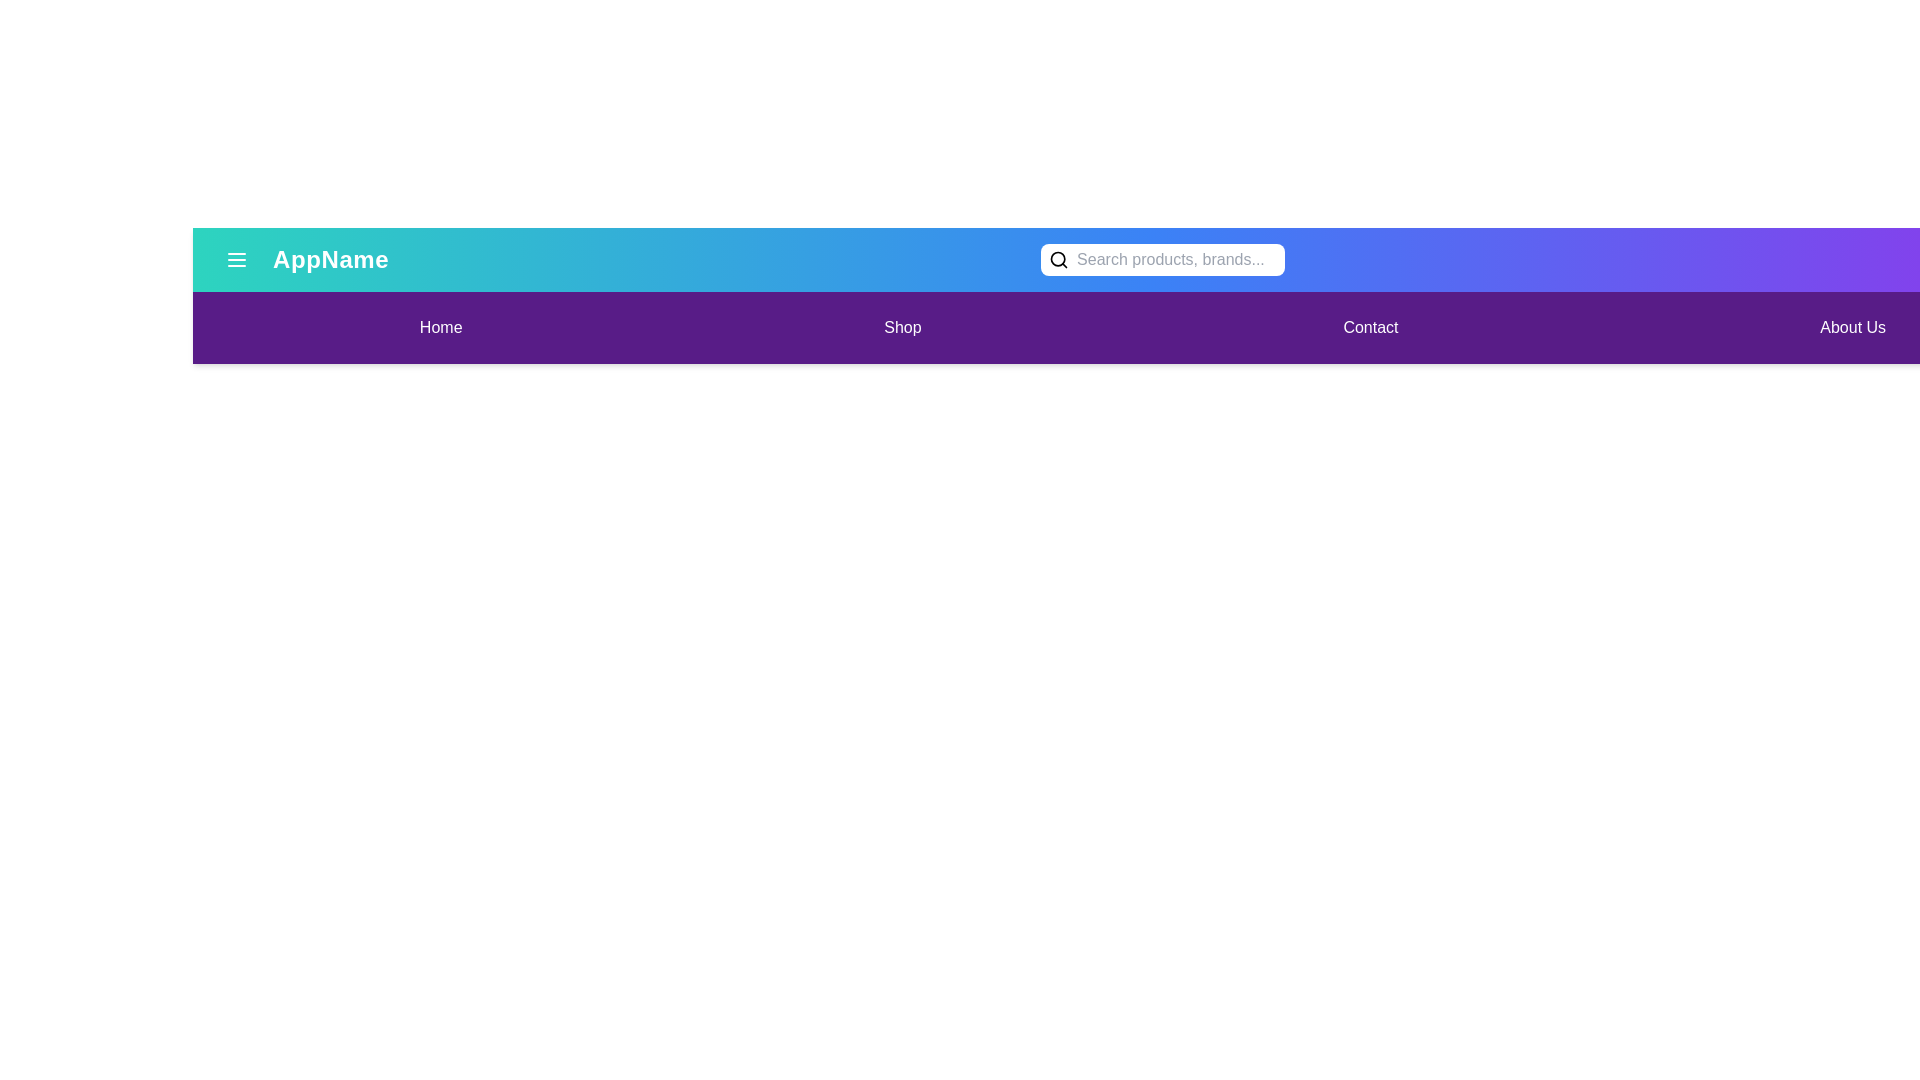  I want to click on the search icon located on the left side of the search input field, which serves as a visual indication for search functionality, so click(1058, 258).